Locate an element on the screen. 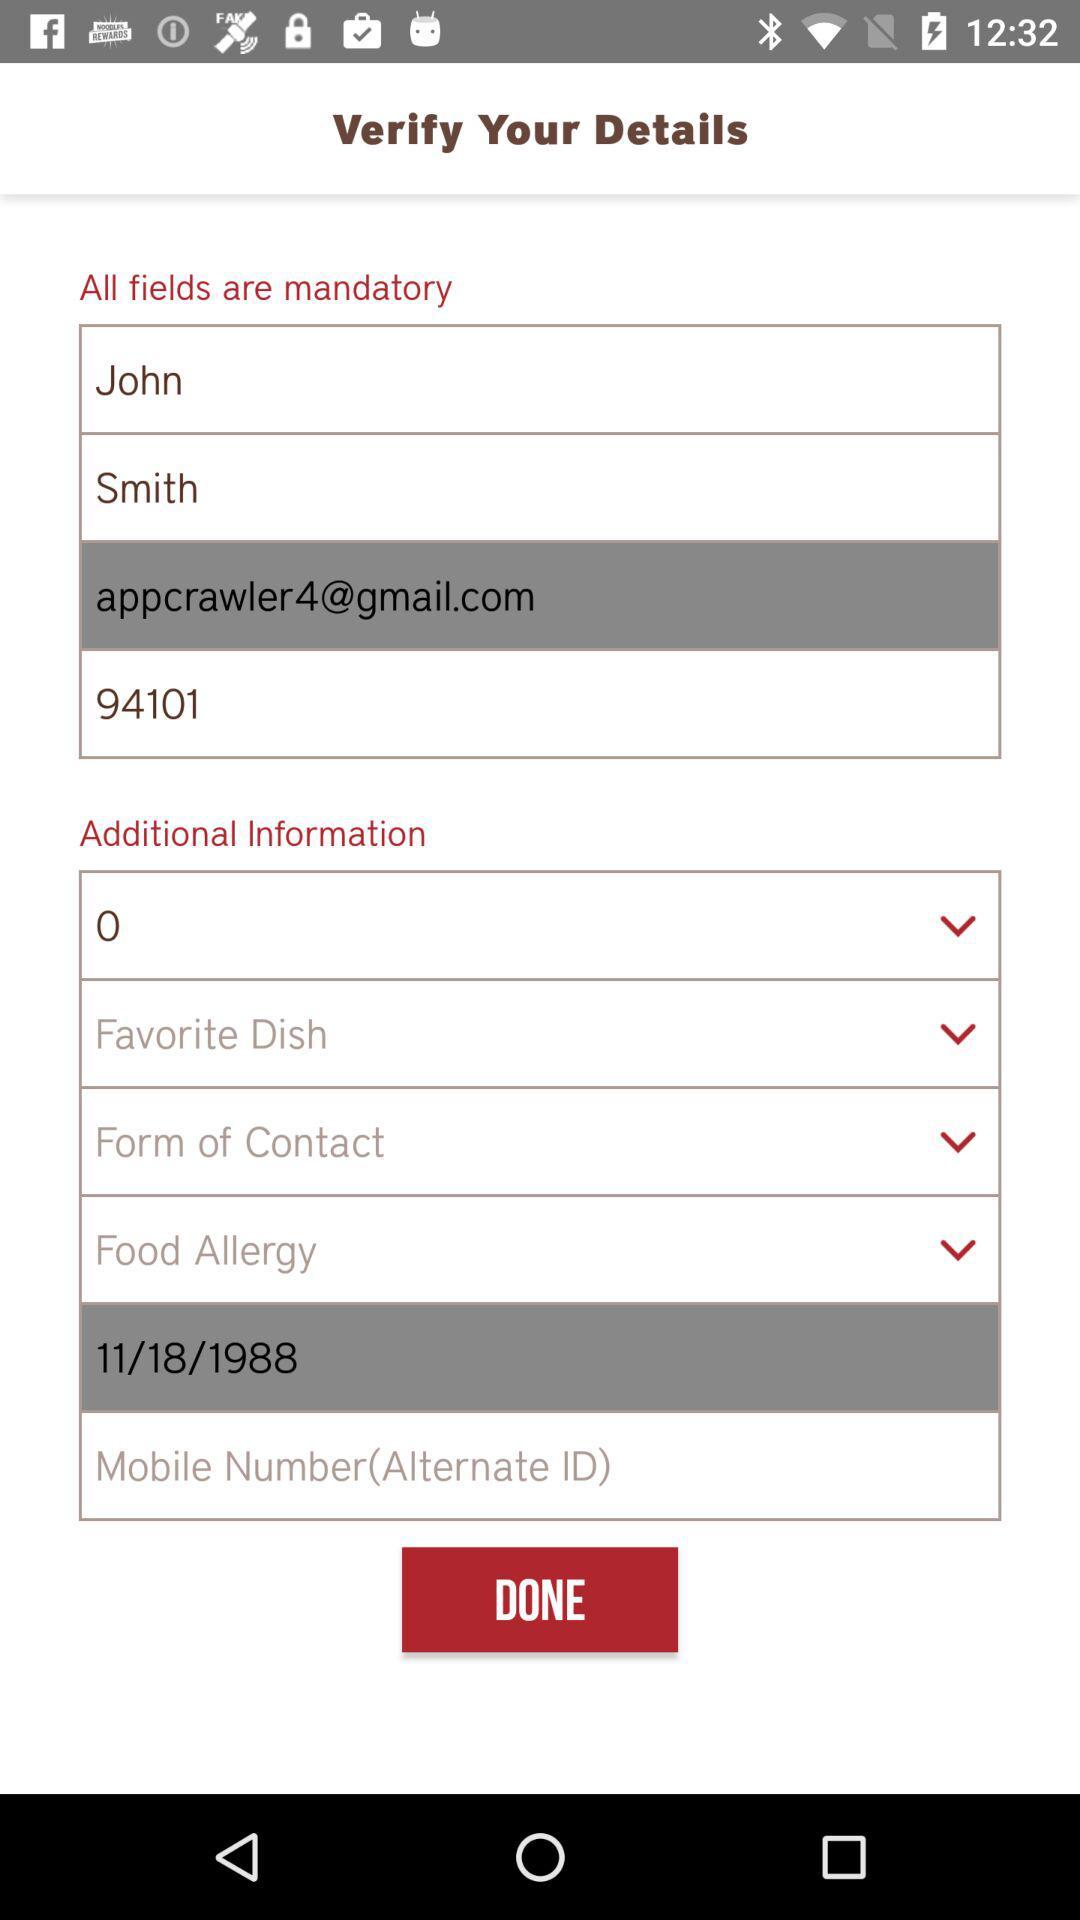  the done is located at coordinates (540, 1598).